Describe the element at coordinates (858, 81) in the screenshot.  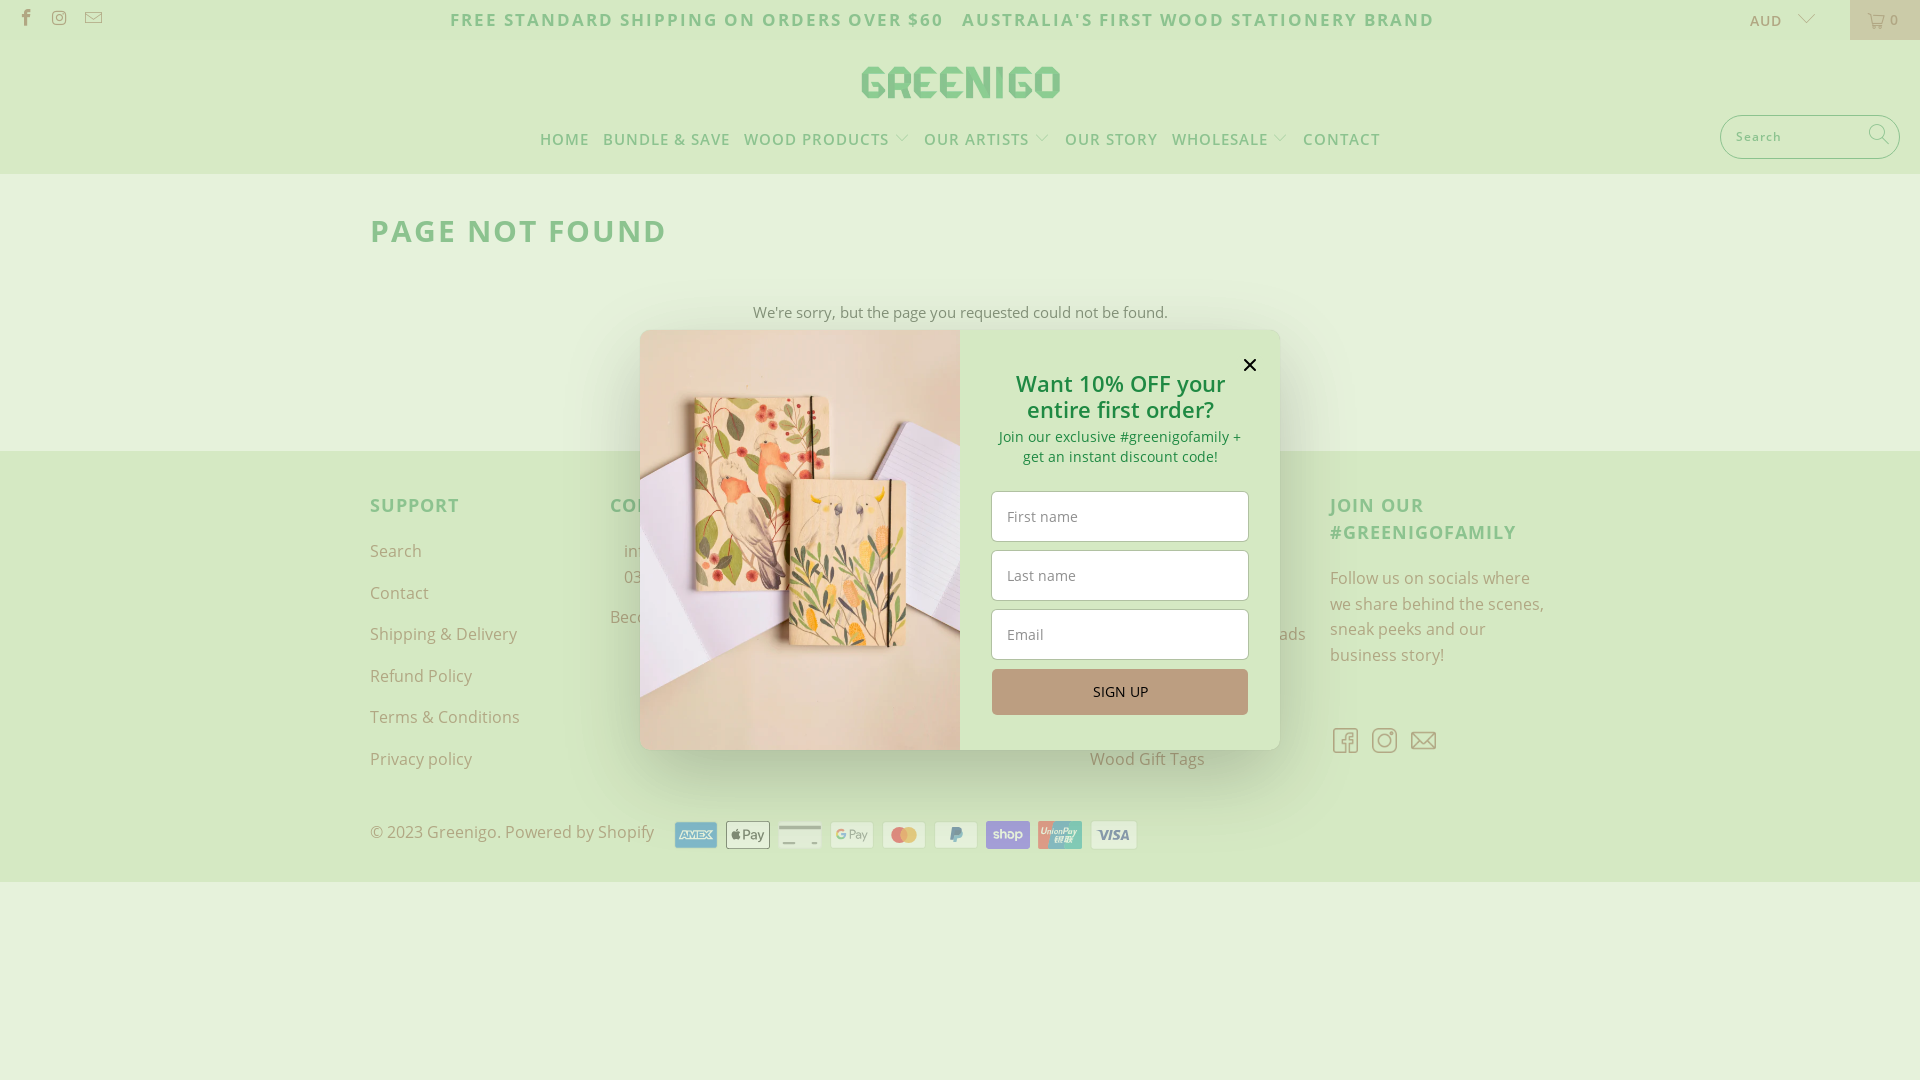
I see `'Greenigo'` at that location.